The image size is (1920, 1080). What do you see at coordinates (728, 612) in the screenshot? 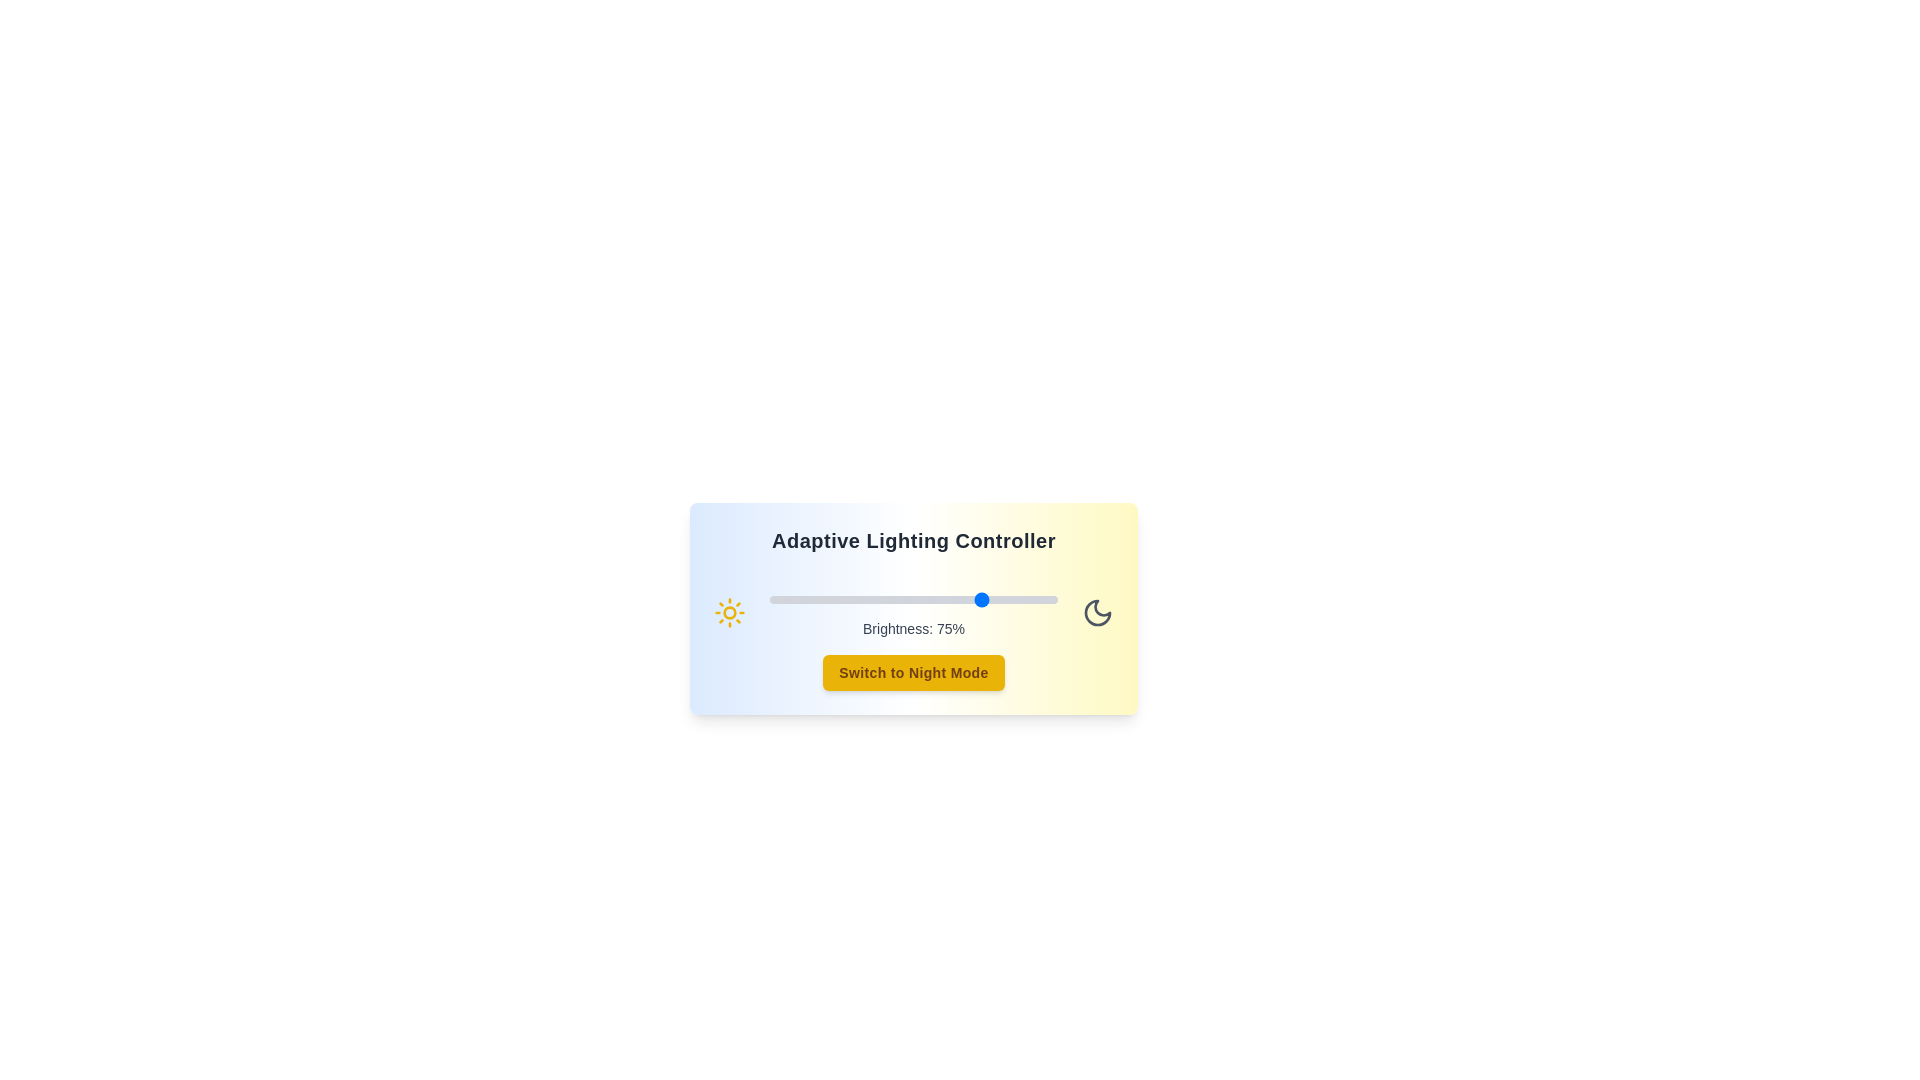
I see `the brightness icon located on the left side of the brightness control section, which indicates the brightness increase functionality` at bounding box center [728, 612].